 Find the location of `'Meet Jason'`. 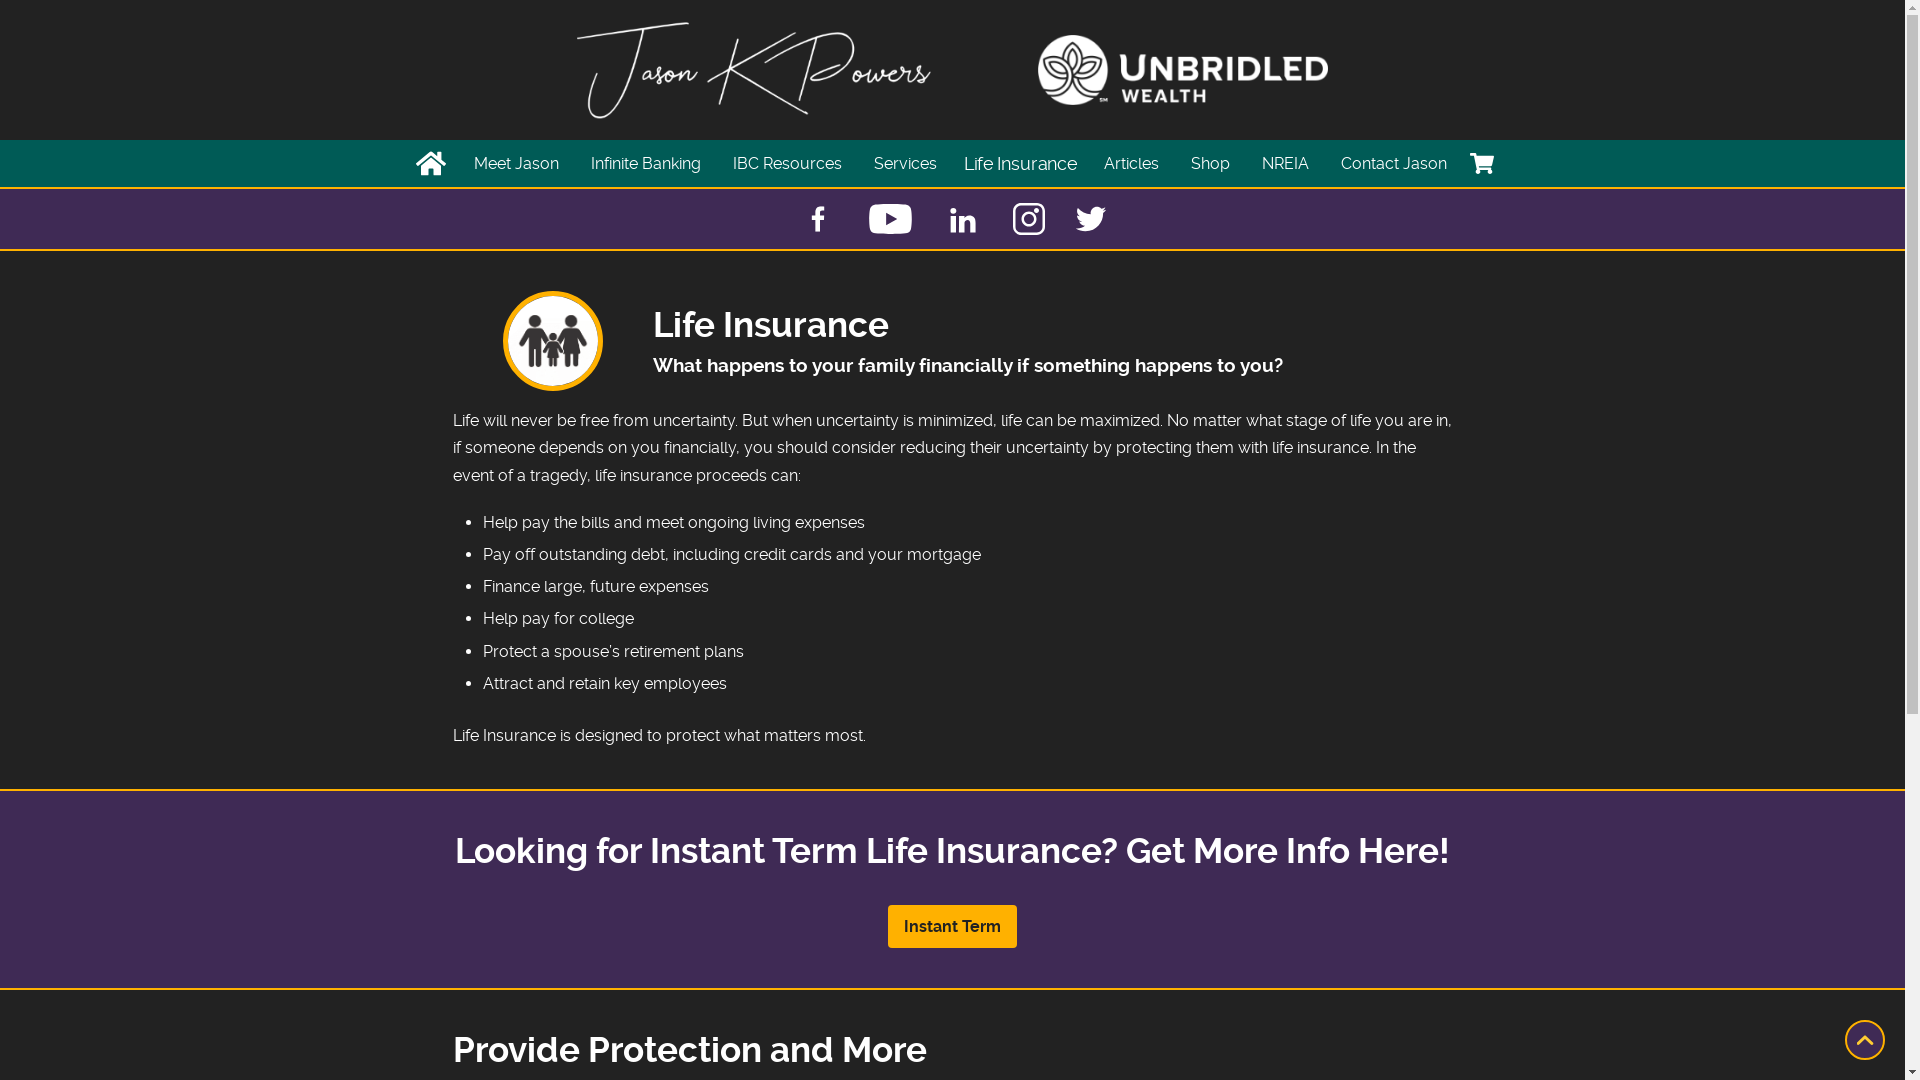

'Meet Jason' is located at coordinates (516, 162).